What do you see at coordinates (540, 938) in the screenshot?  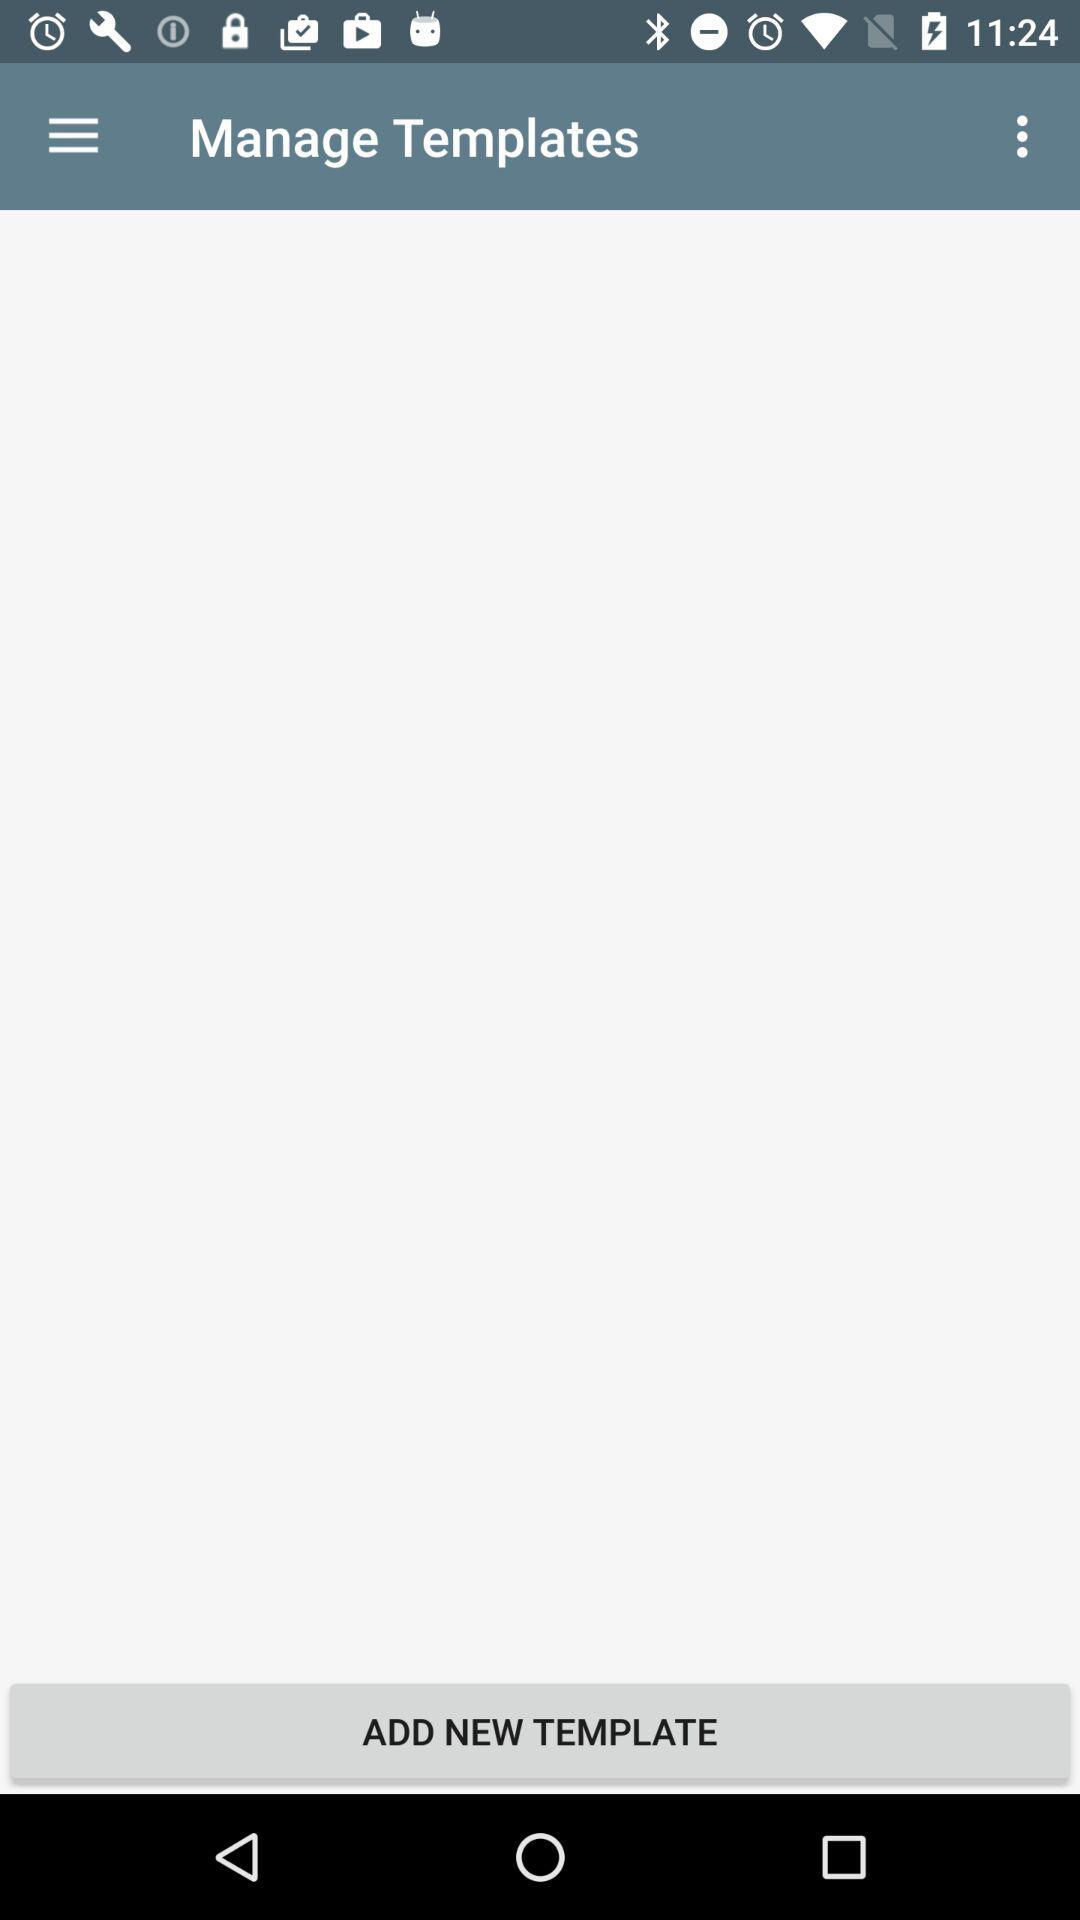 I see `item at the center` at bounding box center [540, 938].